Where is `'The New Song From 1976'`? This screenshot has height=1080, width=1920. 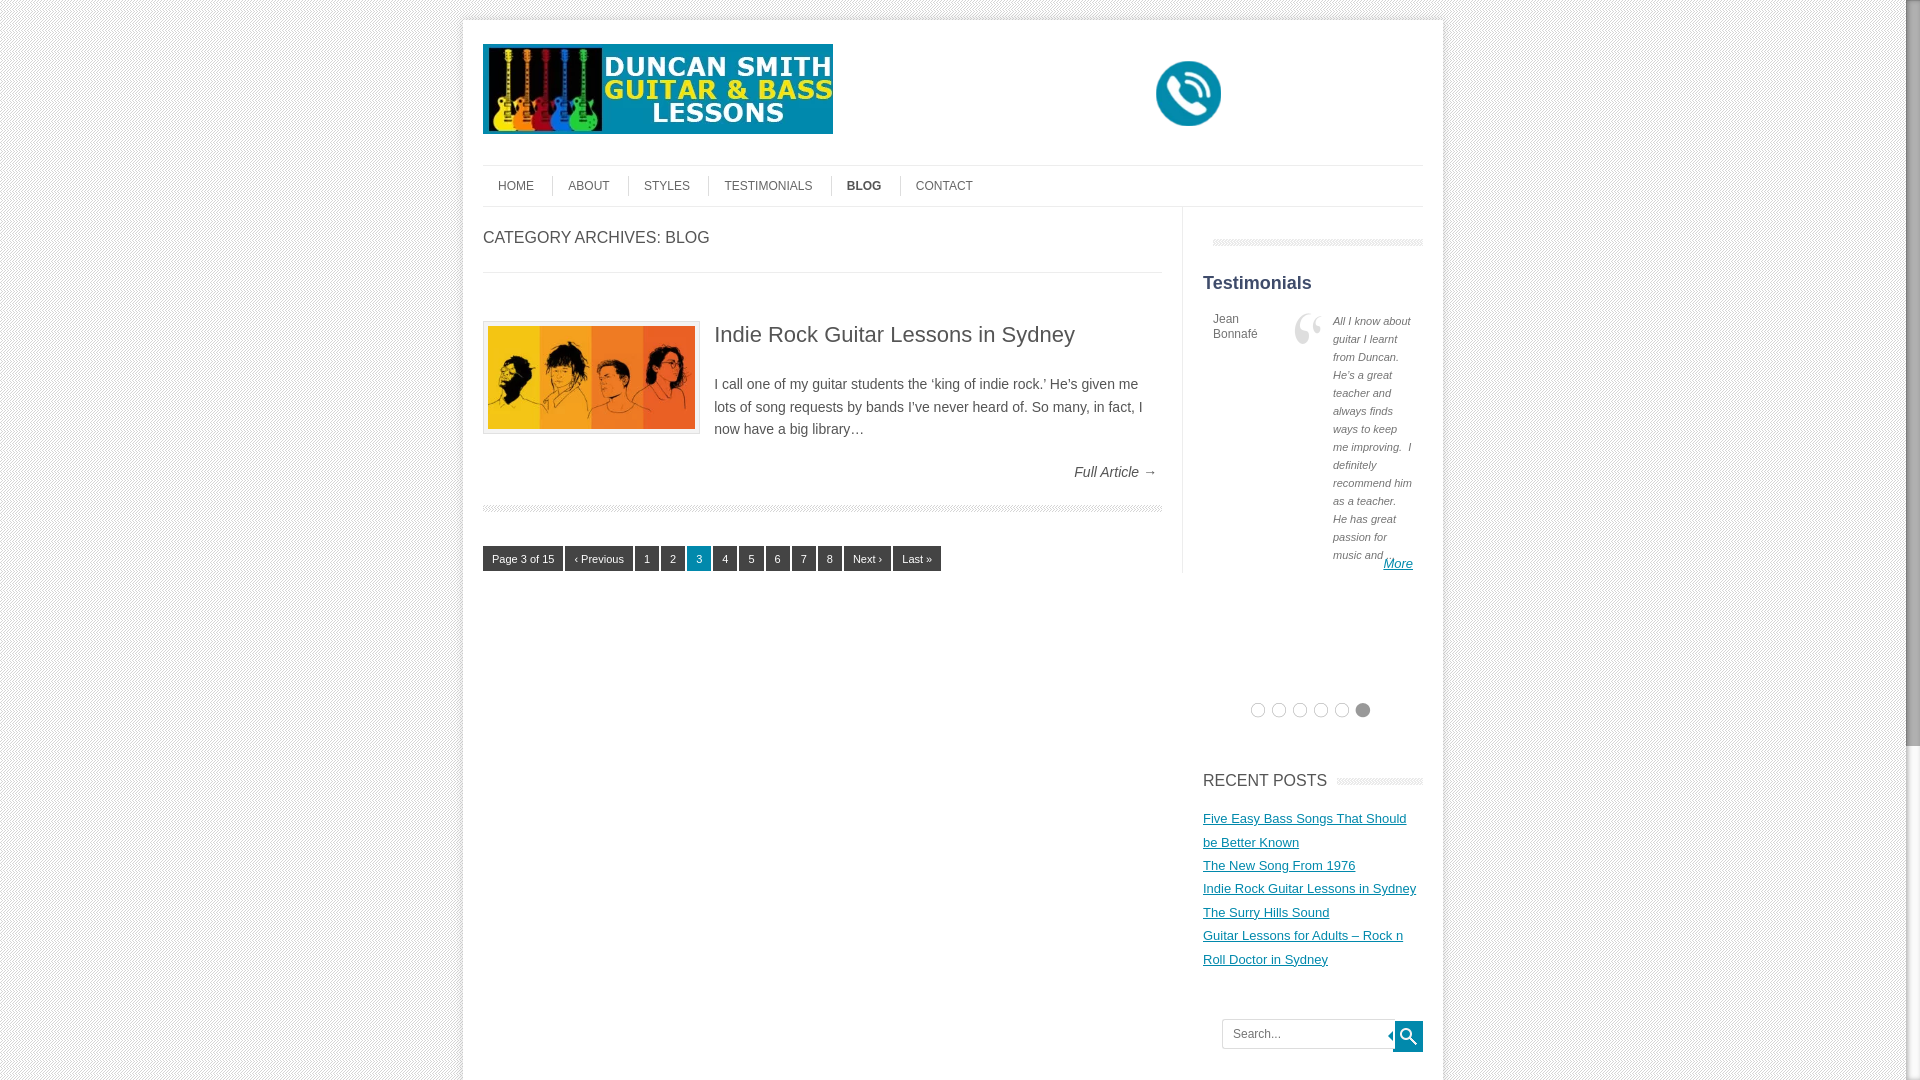 'The New Song From 1976' is located at coordinates (1277, 864).